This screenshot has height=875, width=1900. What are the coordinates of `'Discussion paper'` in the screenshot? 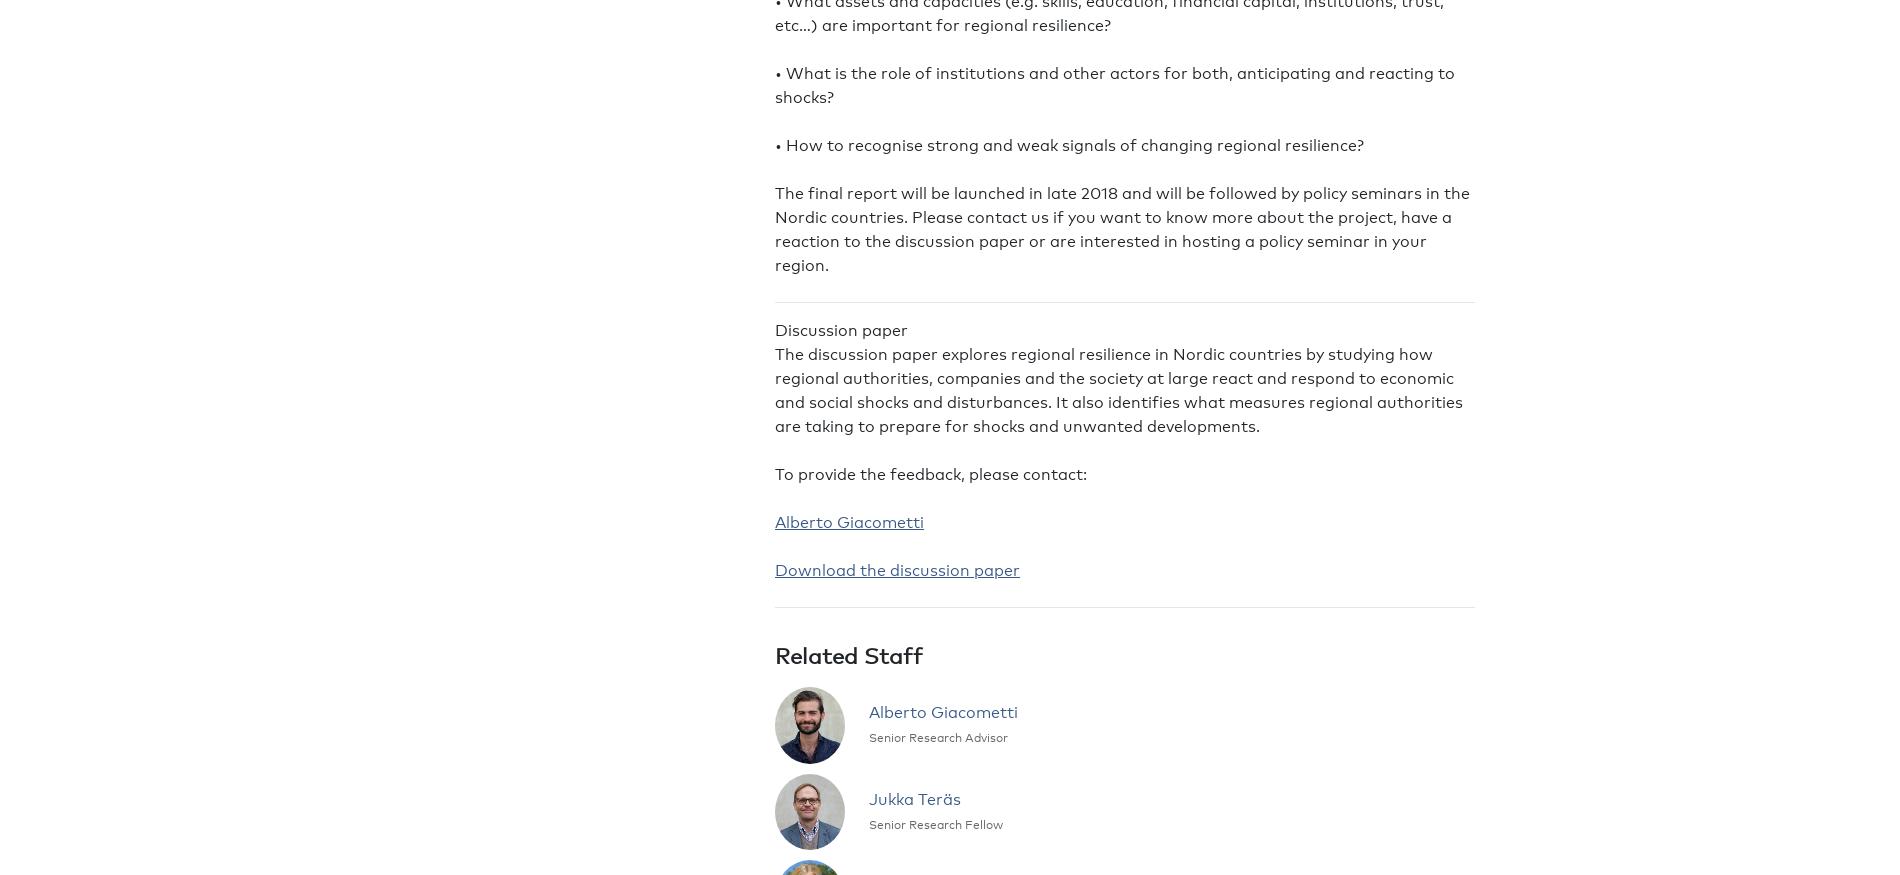 It's located at (840, 329).